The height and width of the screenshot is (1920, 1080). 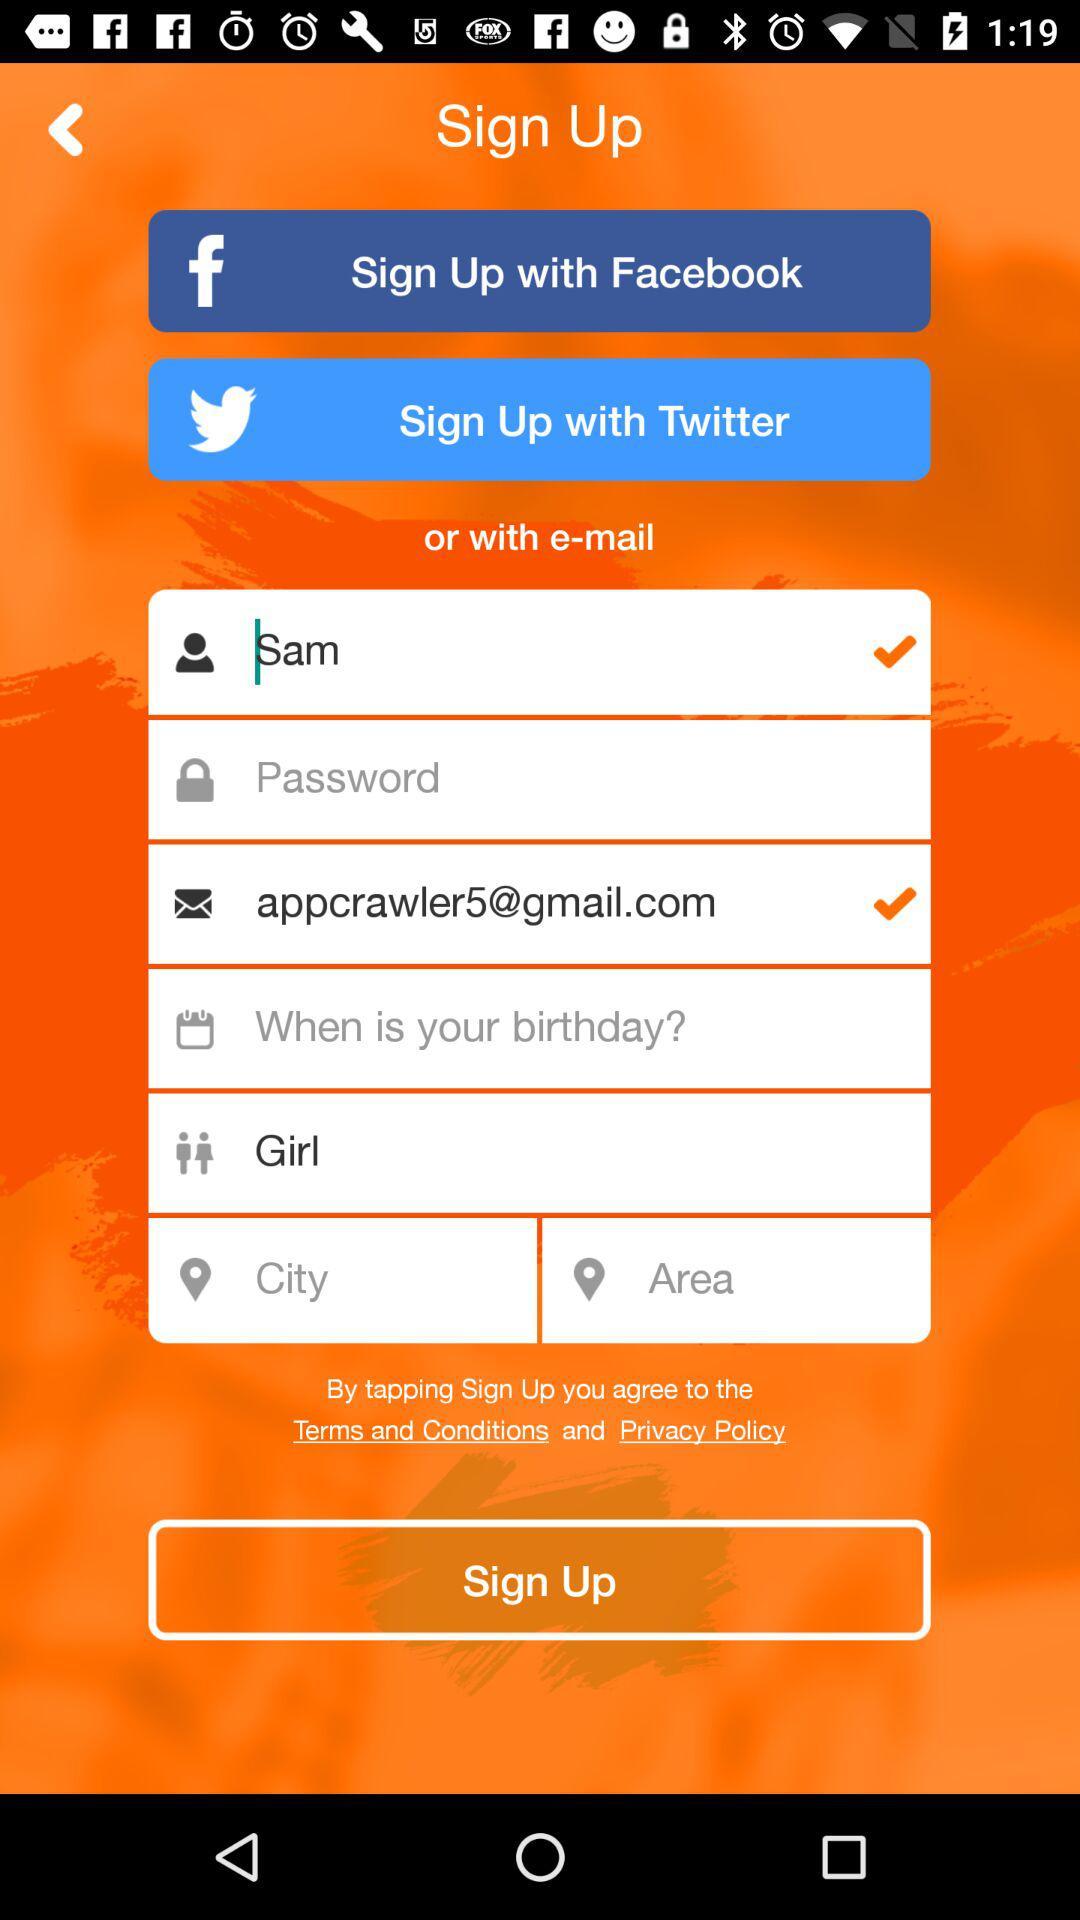 I want to click on city, so click(x=353, y=1280).